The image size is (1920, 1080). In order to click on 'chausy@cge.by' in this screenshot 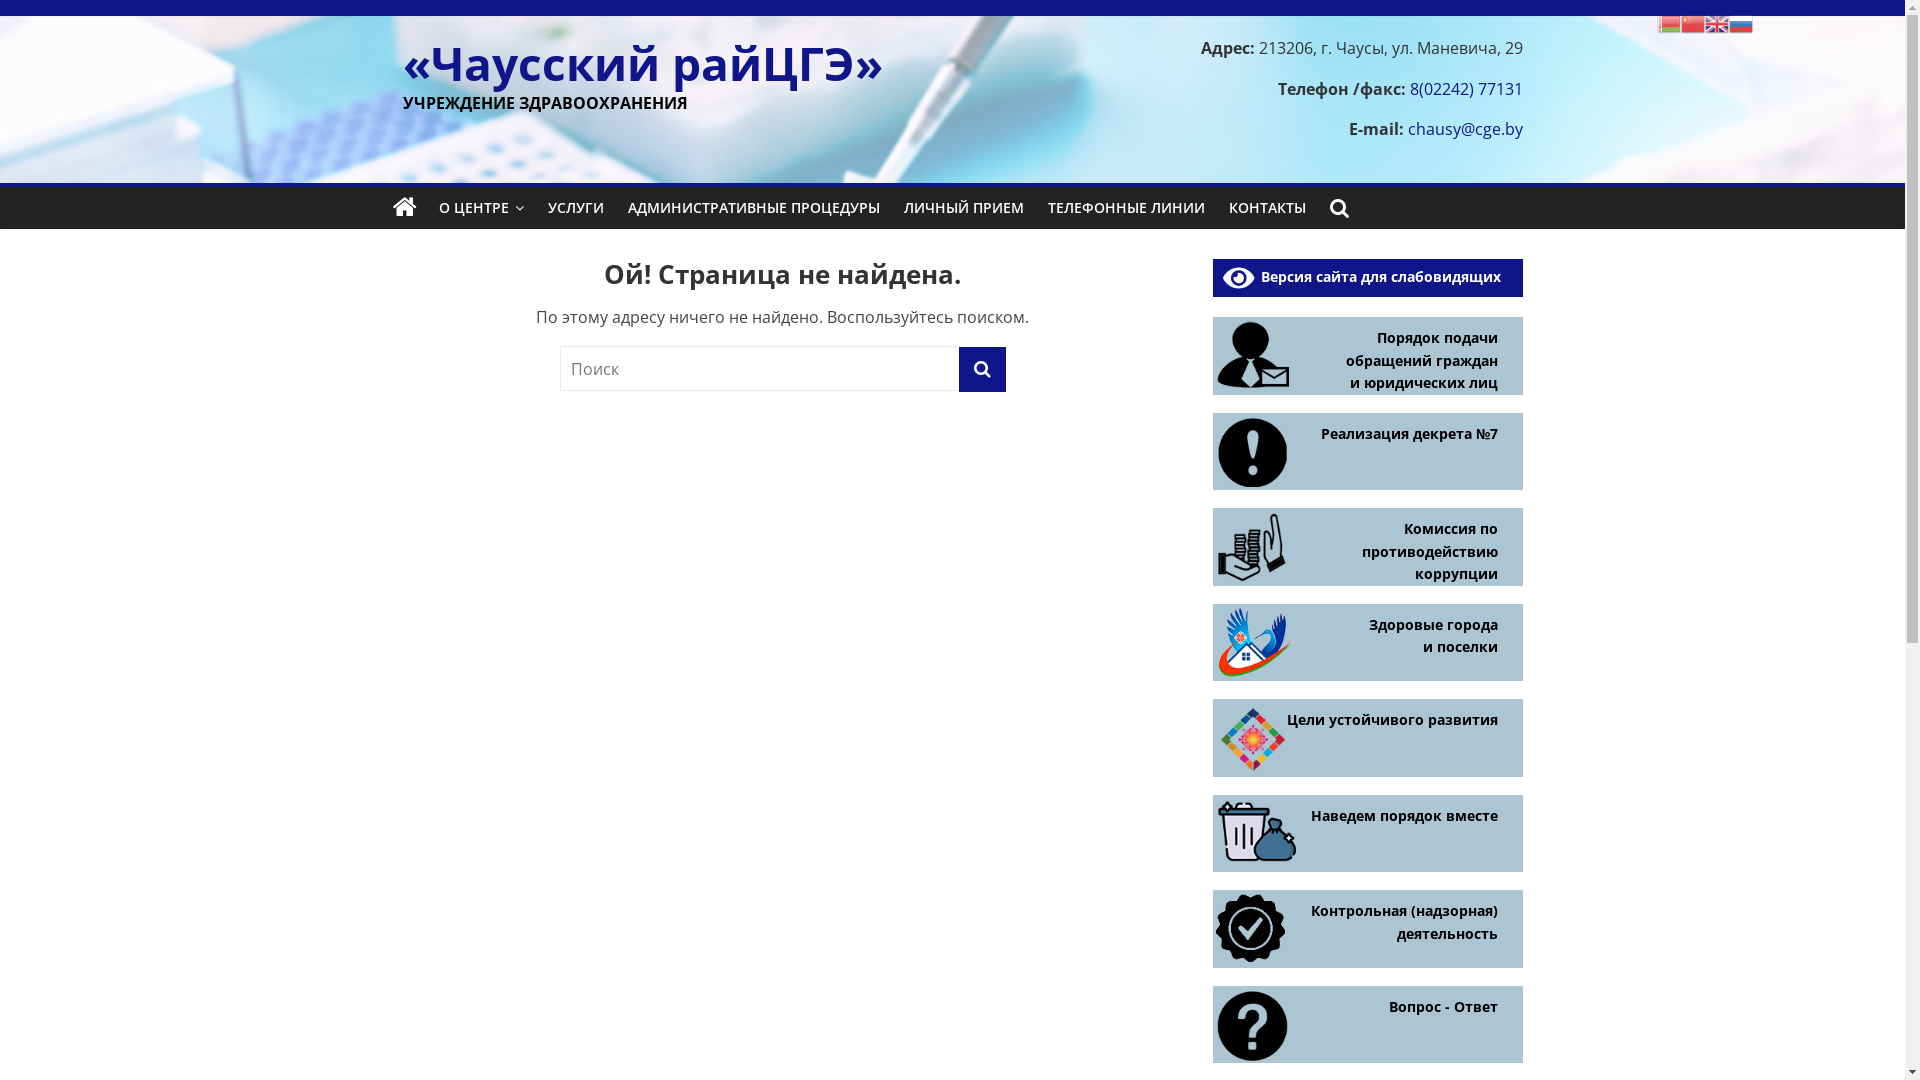, I will do `click(1406, 128)`.